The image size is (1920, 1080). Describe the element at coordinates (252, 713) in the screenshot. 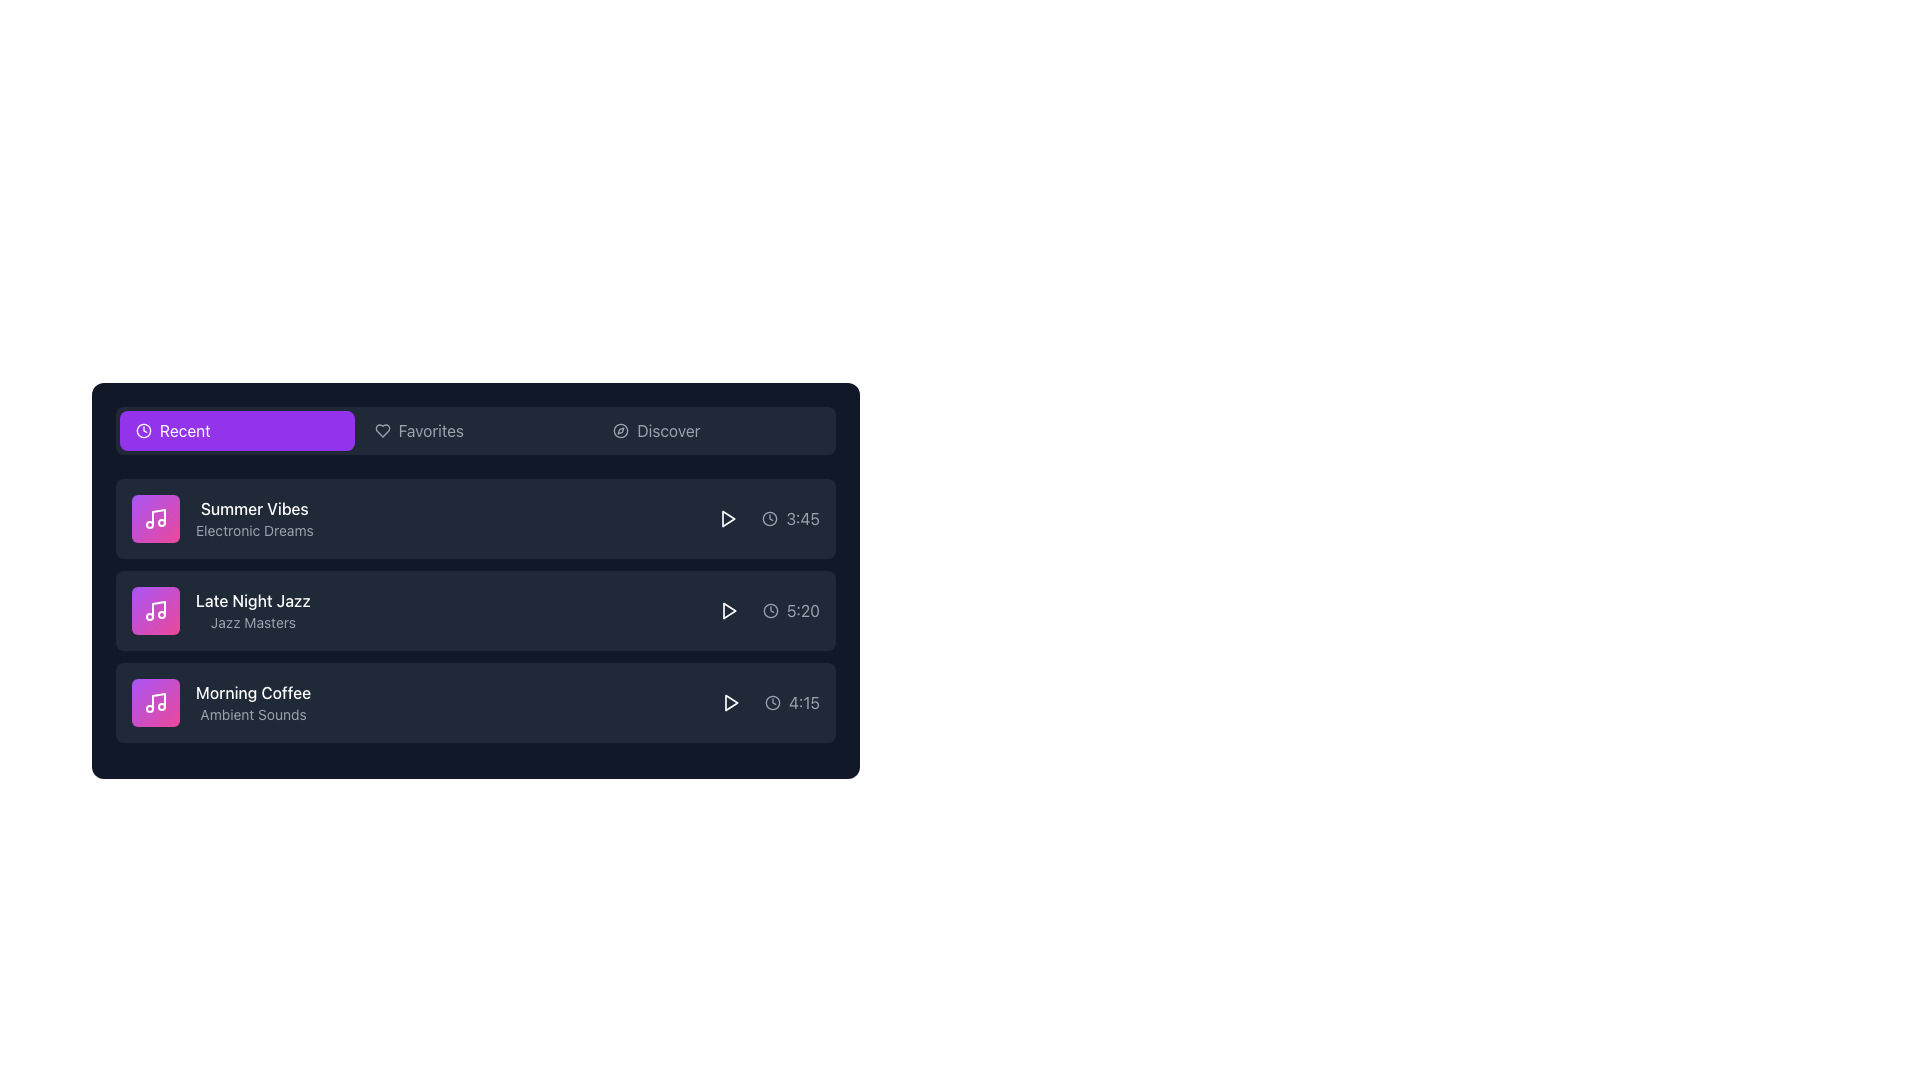

I see `the textual element displaying 'Ambient Sounds' which is styled in a smaller, gray-colored font and located below 'Morning Coffee' in the interface` at that location.